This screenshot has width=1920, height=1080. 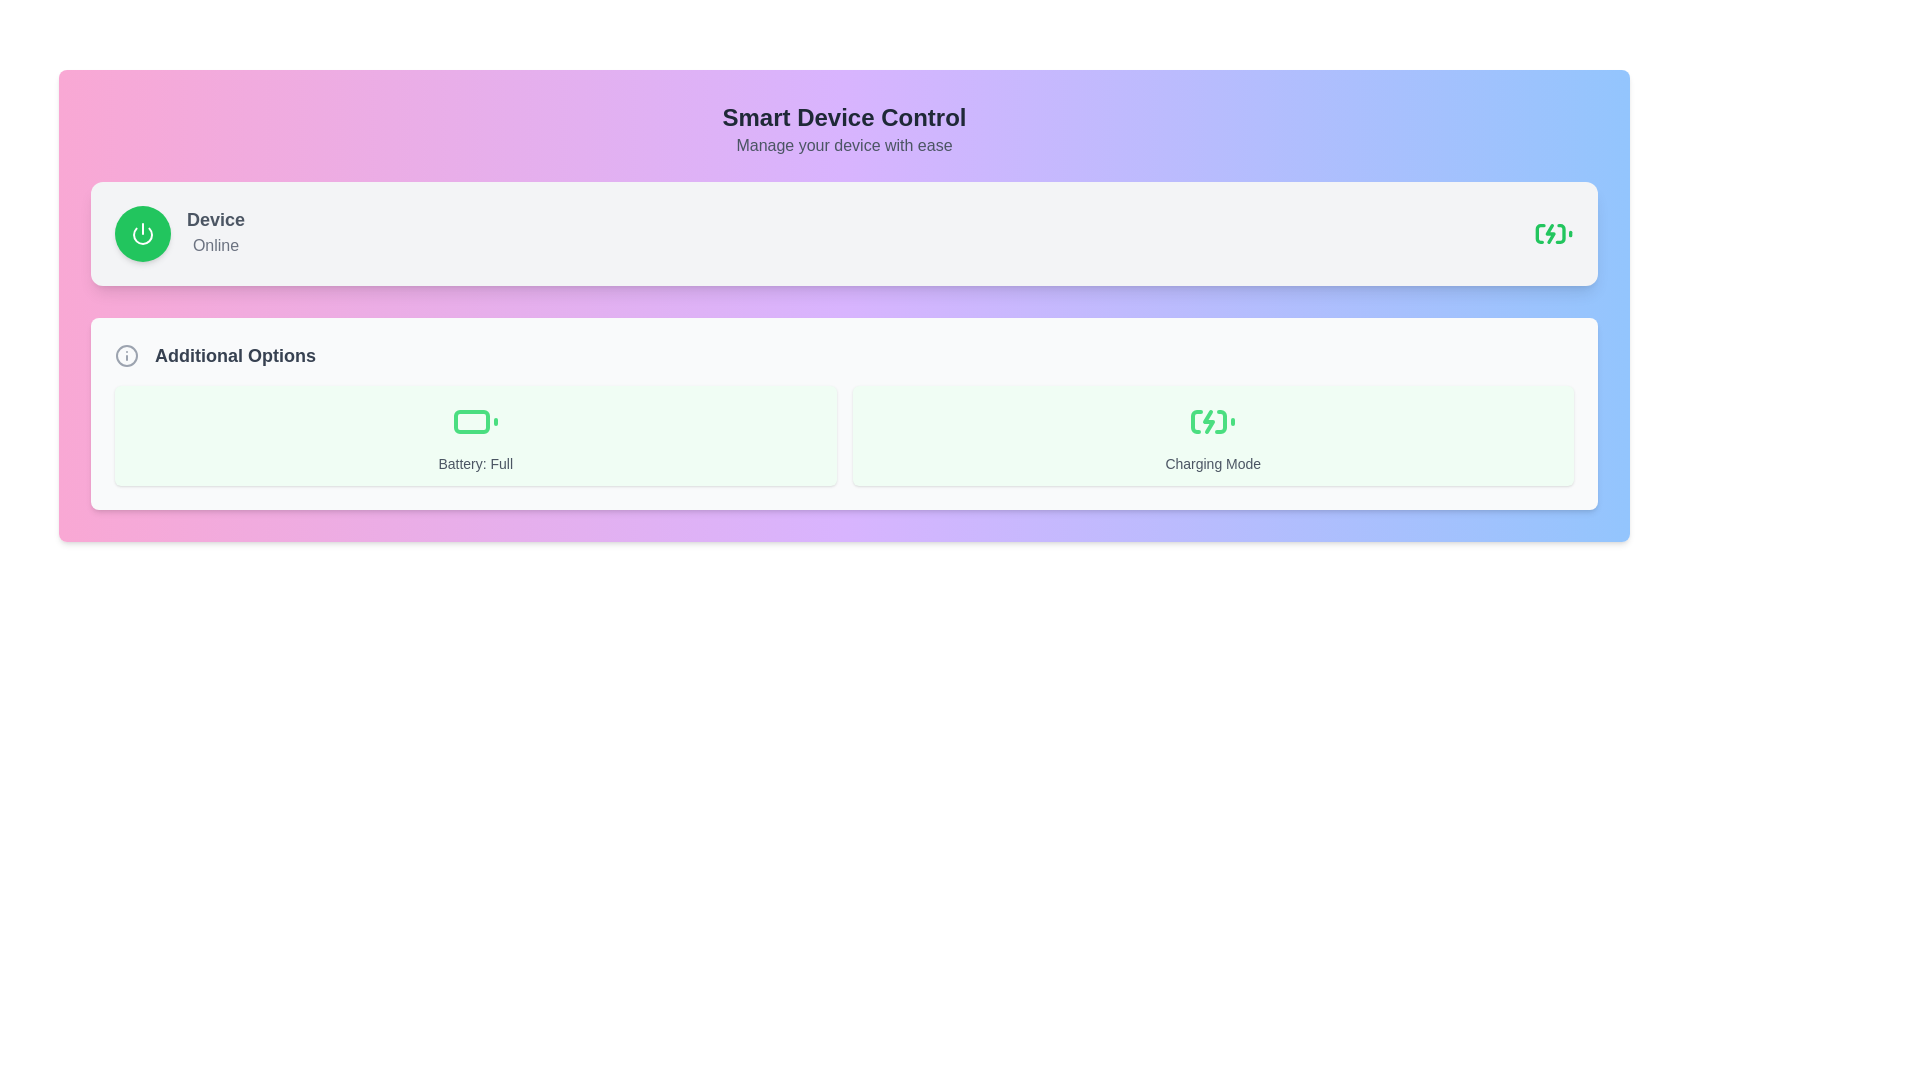 I want to click on informative text positioned centrally at the top of the interface, serving as a subtitle to 'Smart Device Control', so click(x=844, y=145).